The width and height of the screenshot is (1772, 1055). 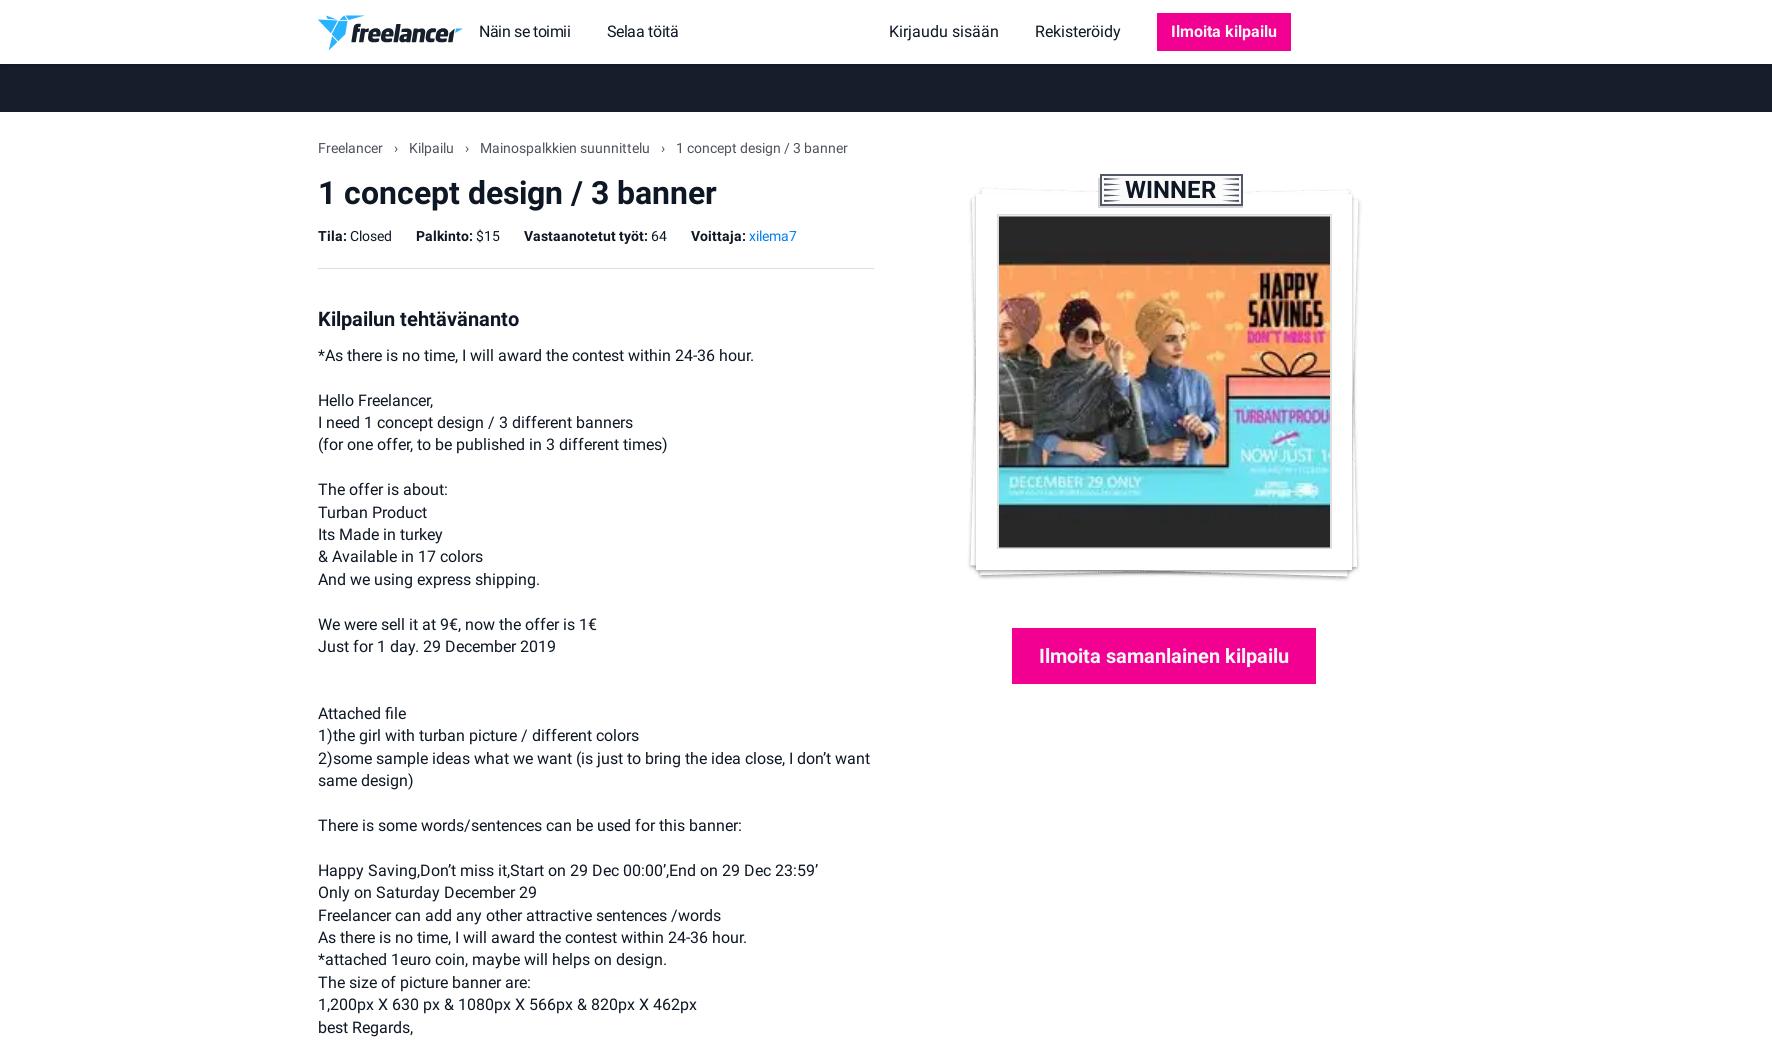 I want to click on '*attached  1euro coin, maybe will helps on design.', so click(x=491, y=959).